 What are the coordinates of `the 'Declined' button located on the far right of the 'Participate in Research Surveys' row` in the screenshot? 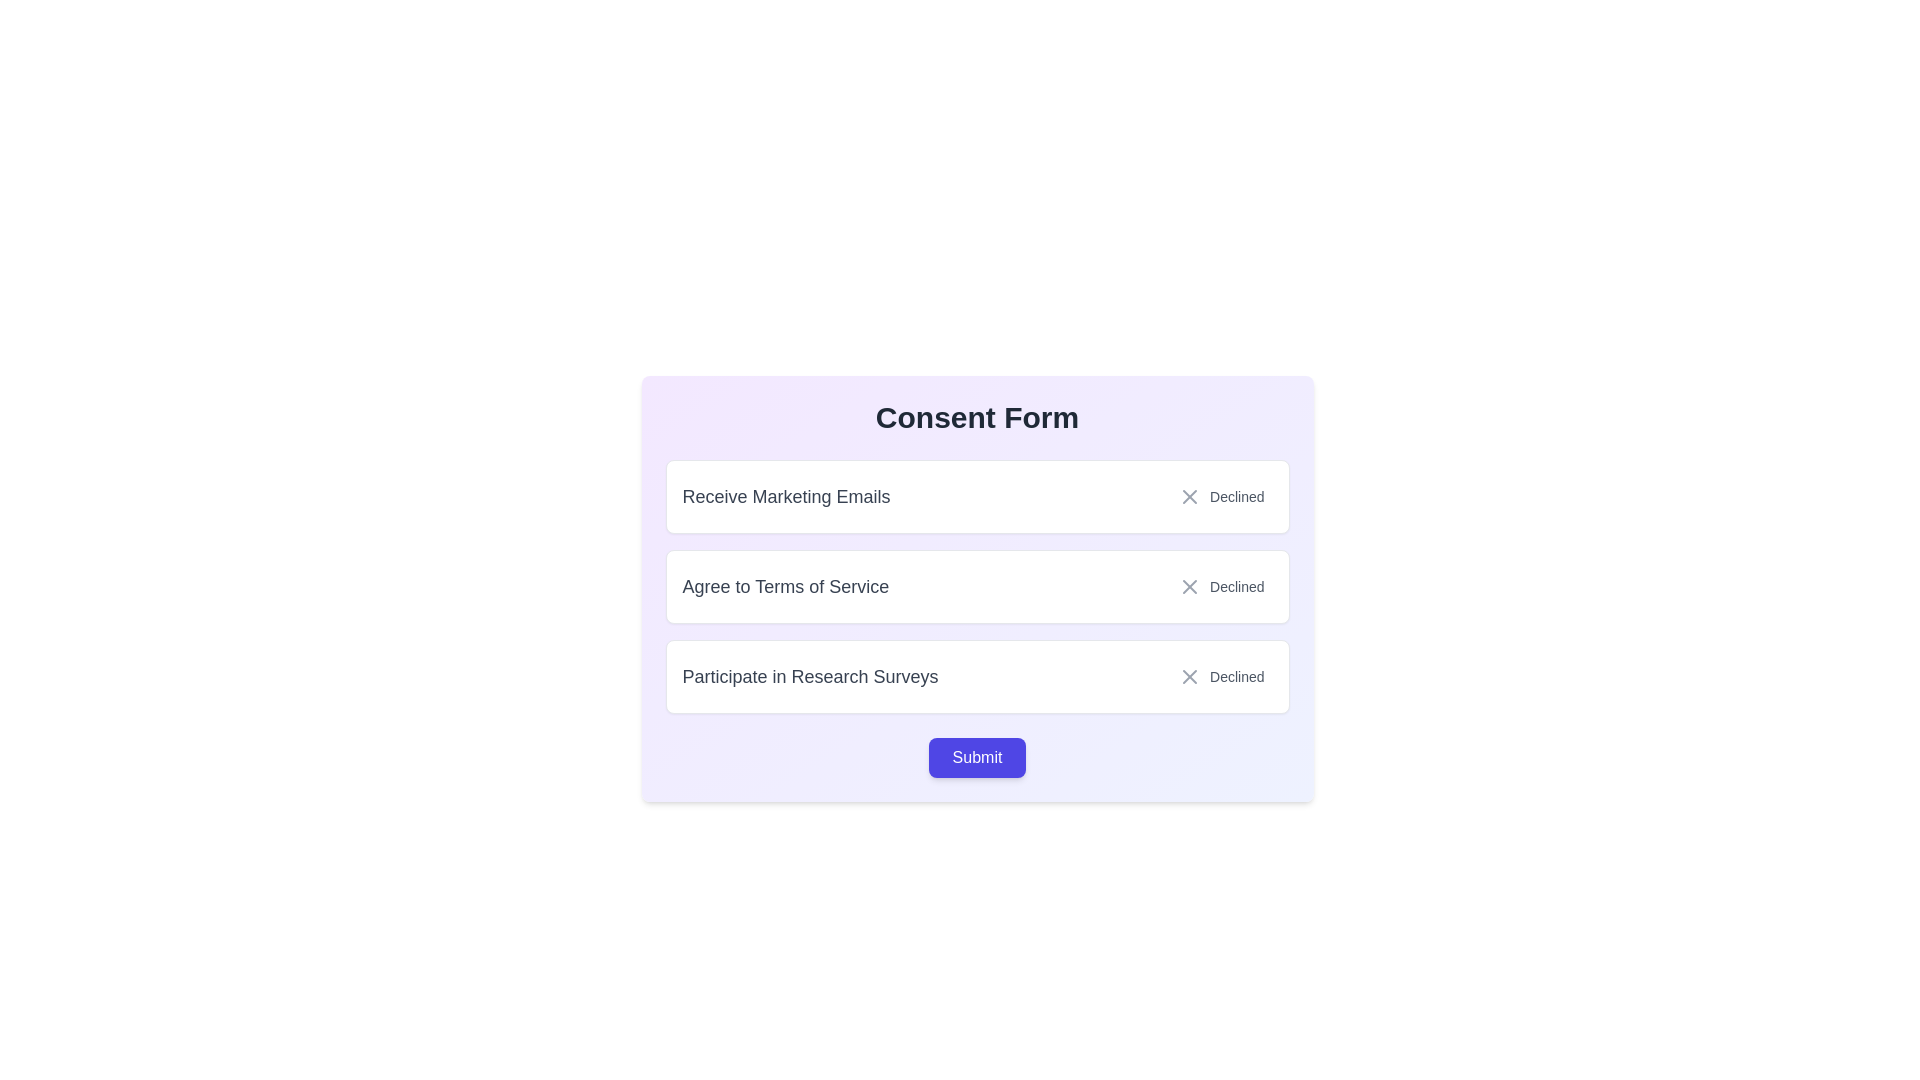 It's located at (1220, 676).